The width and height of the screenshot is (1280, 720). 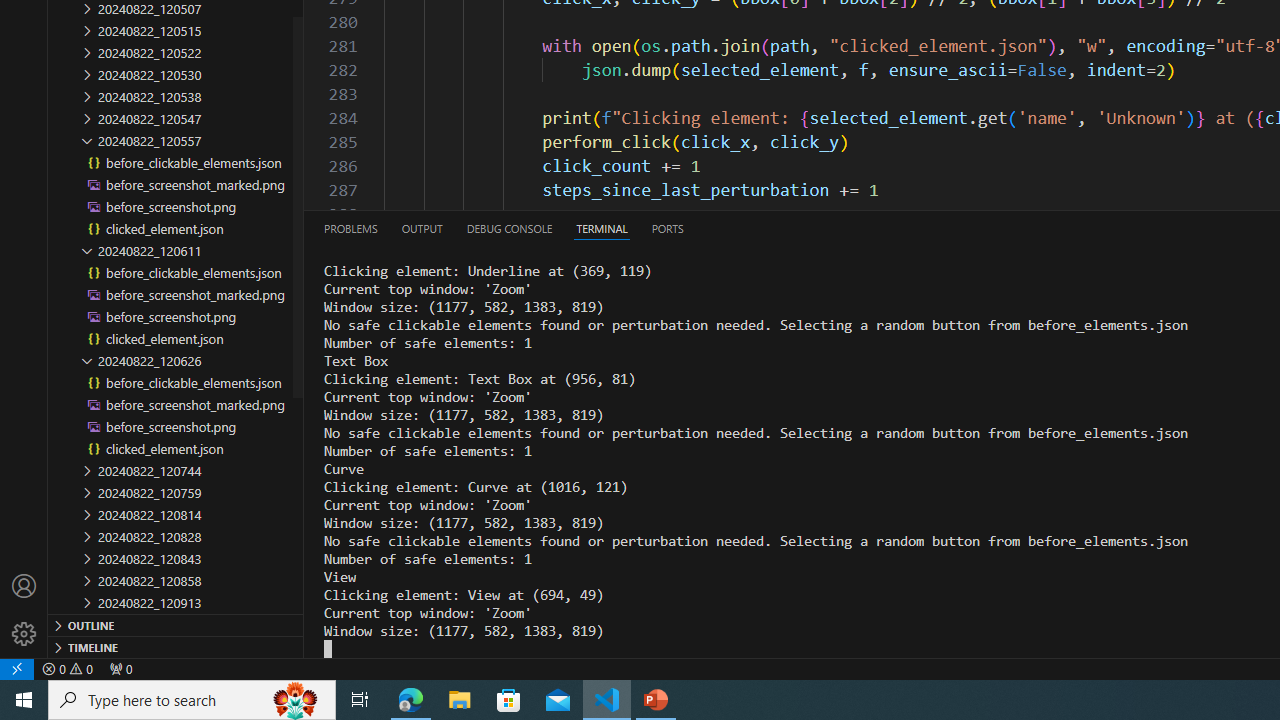 What do you see at coordinates (24, 585) in the screenshot?
I see `'Accounts'` at bounding box center [24, 585].